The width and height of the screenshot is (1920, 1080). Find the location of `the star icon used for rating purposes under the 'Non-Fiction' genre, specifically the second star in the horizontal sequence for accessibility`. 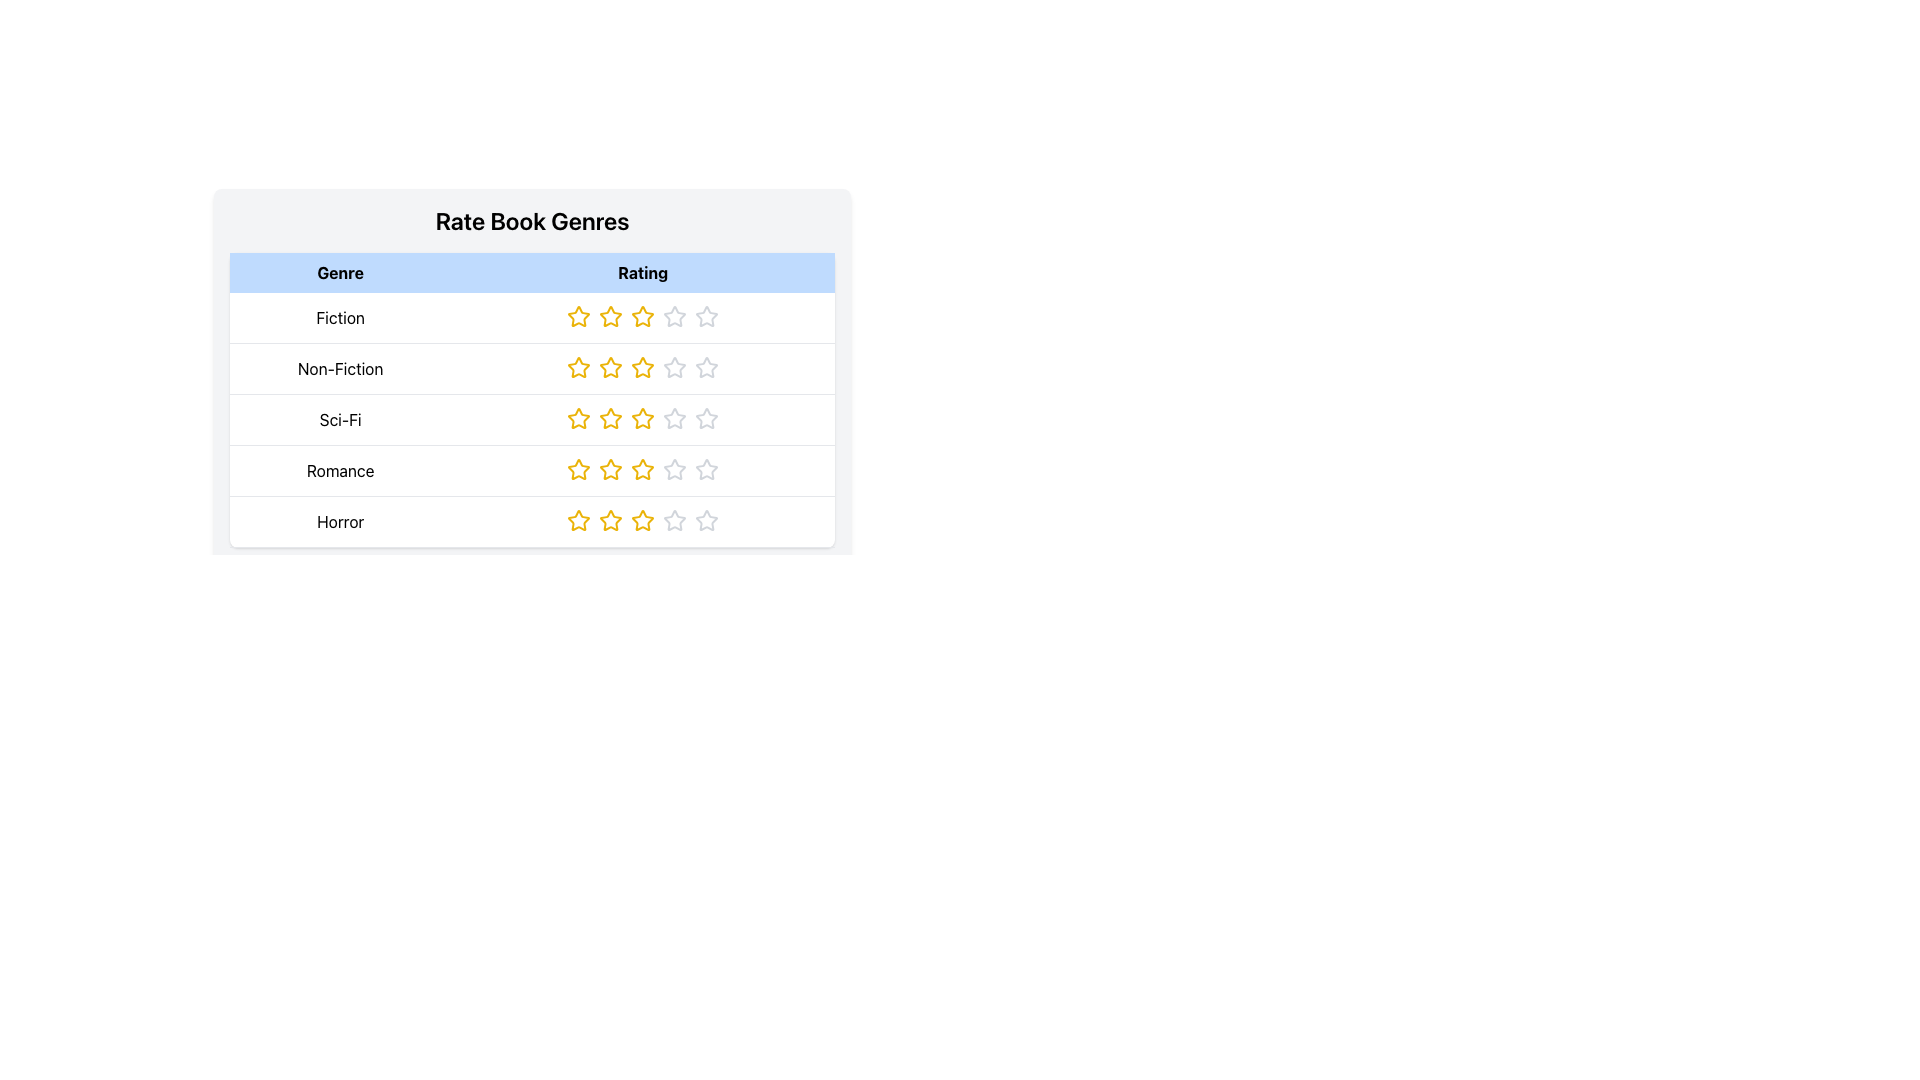

the star icon used for rating purposes under the 'Non-Fiction' genre, specifically the second star in the horizontal sequence for accessibility is located at coordinates (578, 367).